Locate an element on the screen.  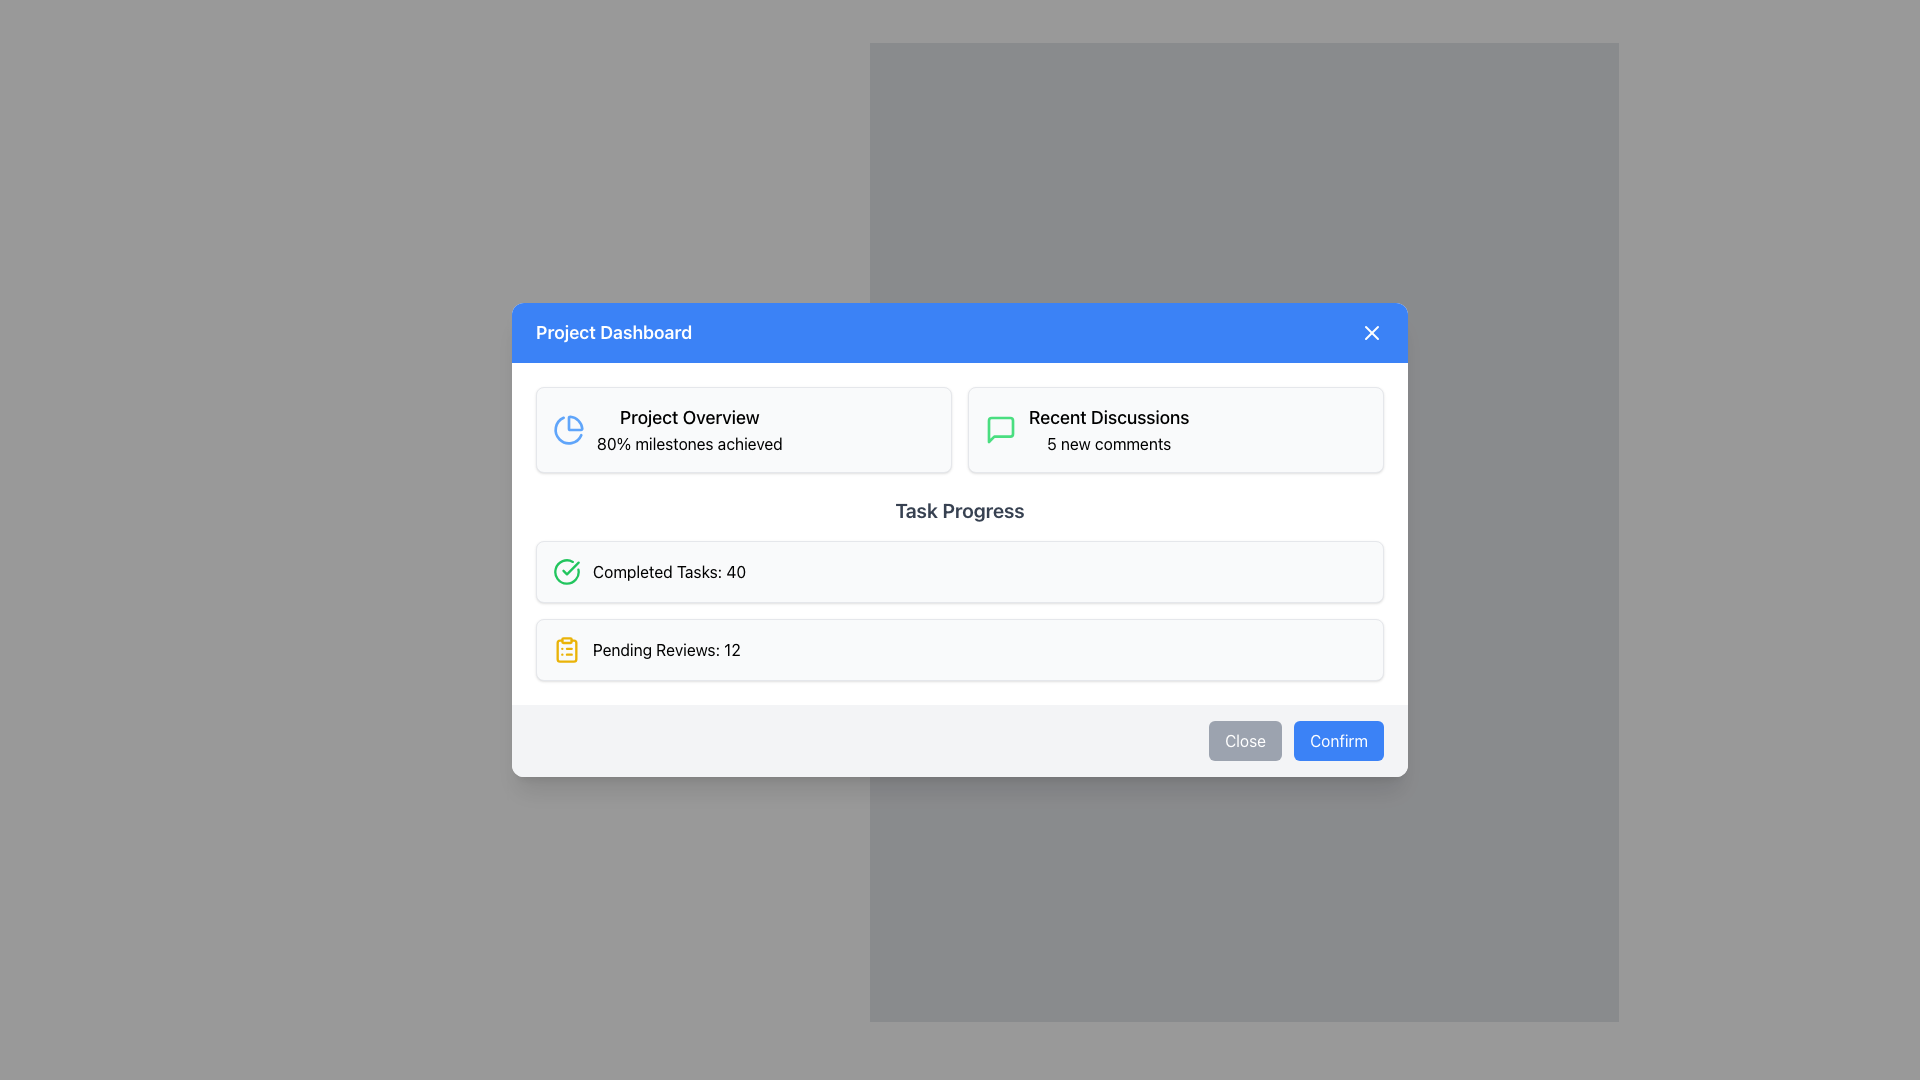
the Text Label that displays the number of pending reviews (12), located to the right of the clipboard icon in the 'Task Progress' section is located at coordinates (666, 650).